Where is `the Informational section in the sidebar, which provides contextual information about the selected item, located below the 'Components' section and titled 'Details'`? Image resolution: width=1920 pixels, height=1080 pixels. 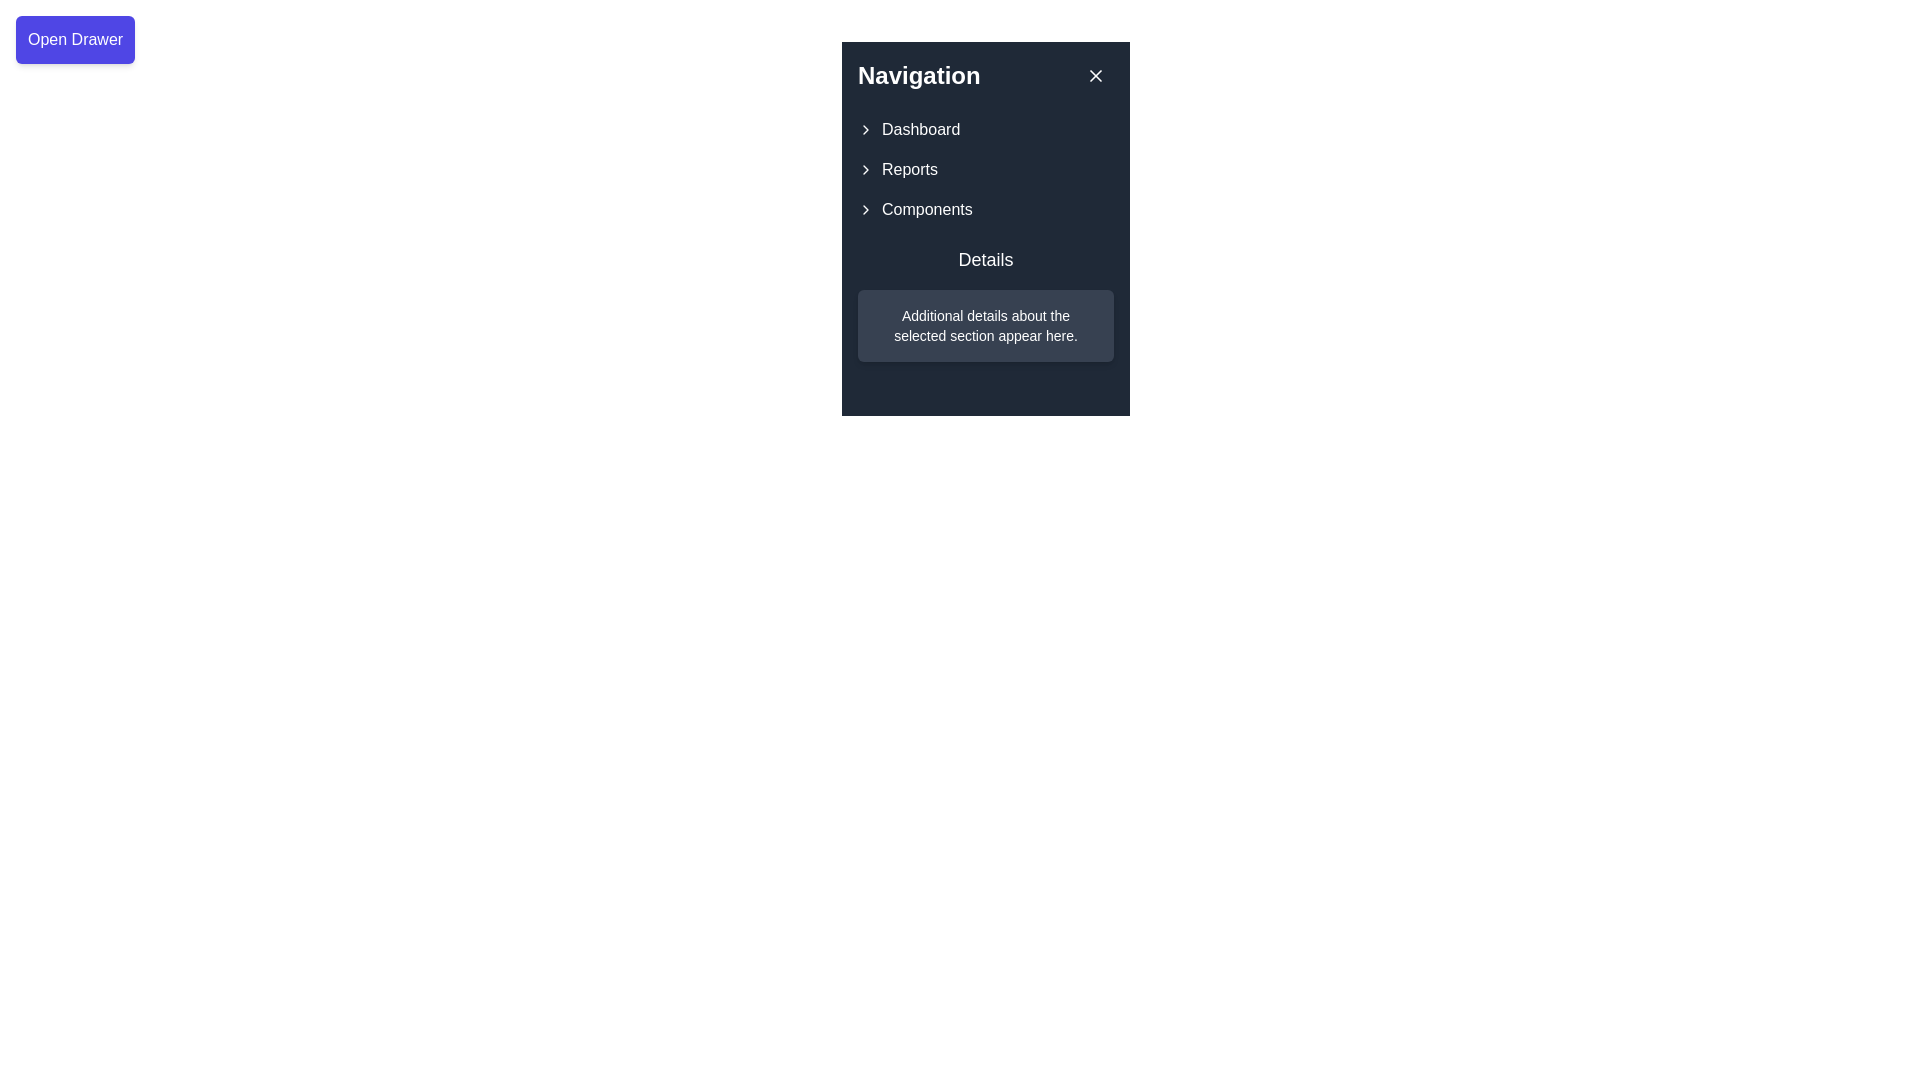 the Informational section in the sidebar, which provides contextual information about the selected item, located below the 'Components' section and titled 'Details' is located at coordinates (985, 304).